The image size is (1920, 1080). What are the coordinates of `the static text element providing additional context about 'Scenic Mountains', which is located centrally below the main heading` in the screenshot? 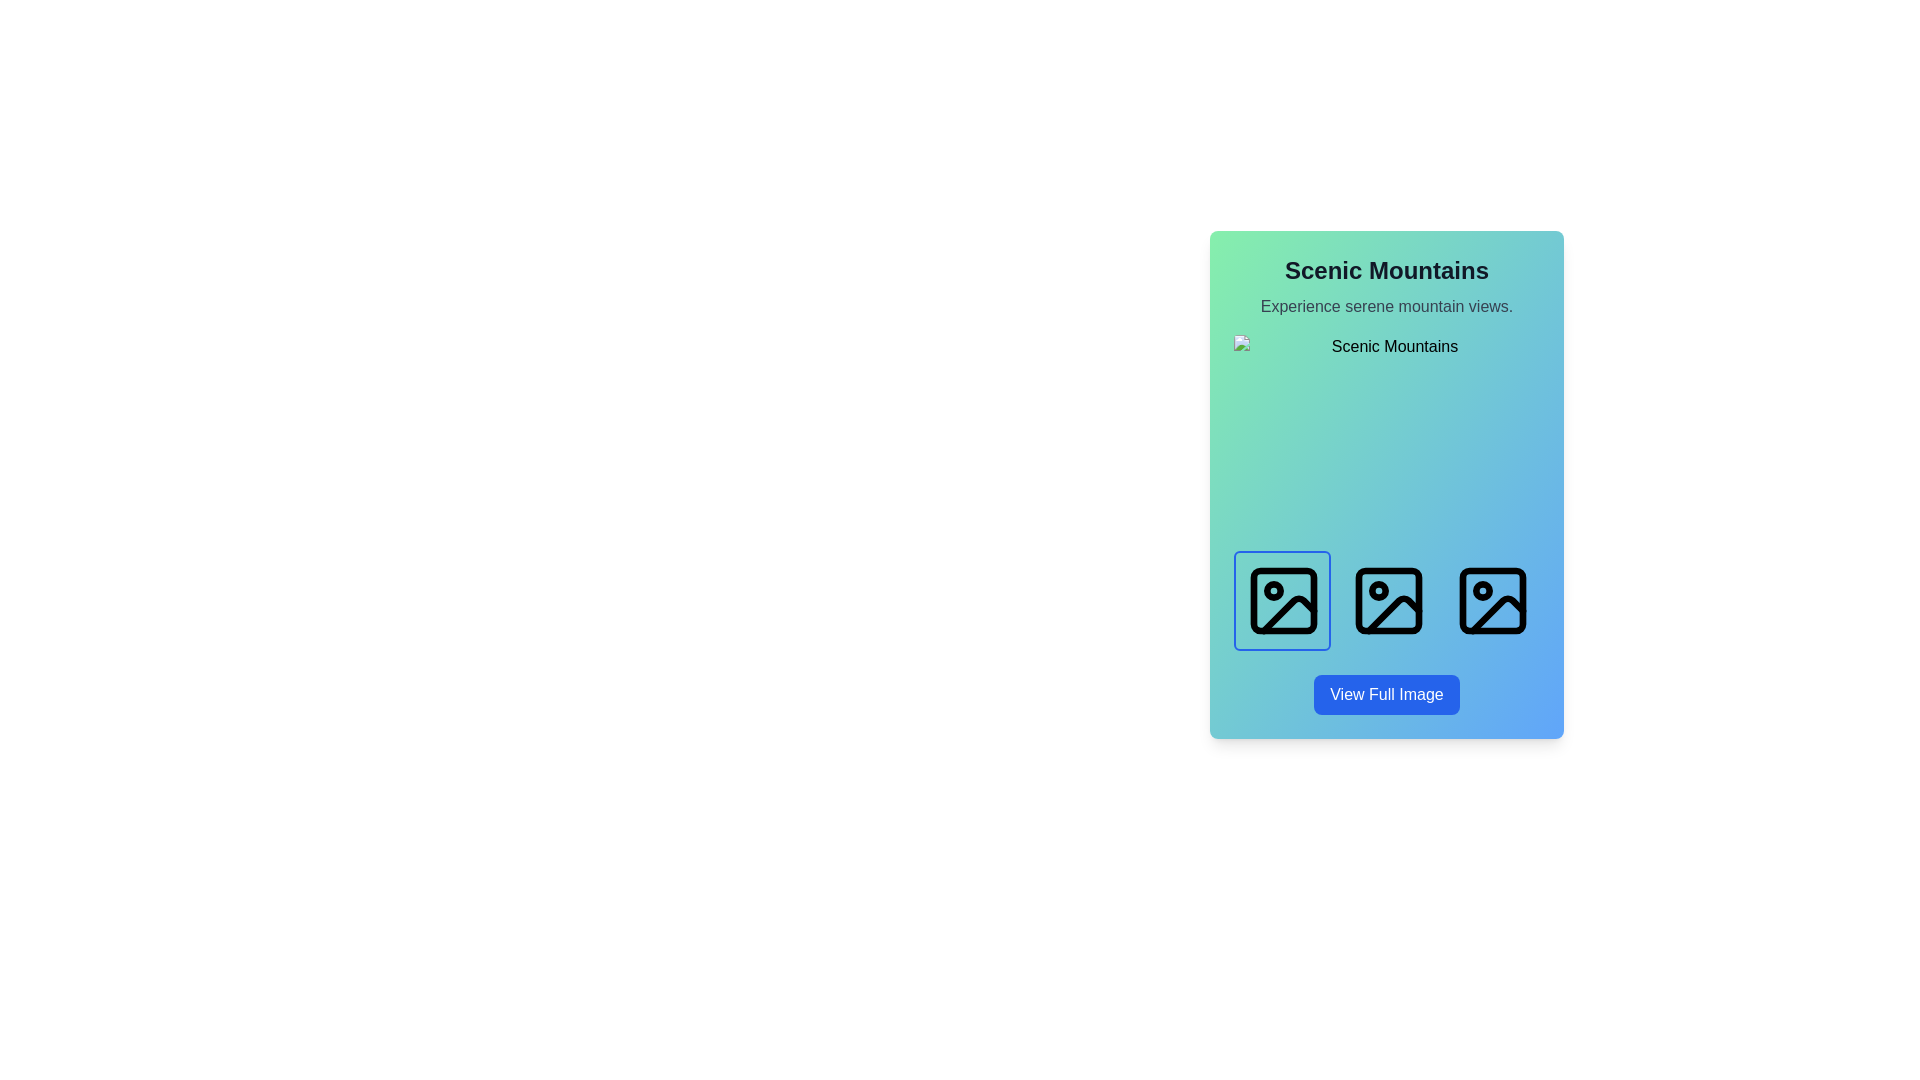 It's located at (1386, 307).